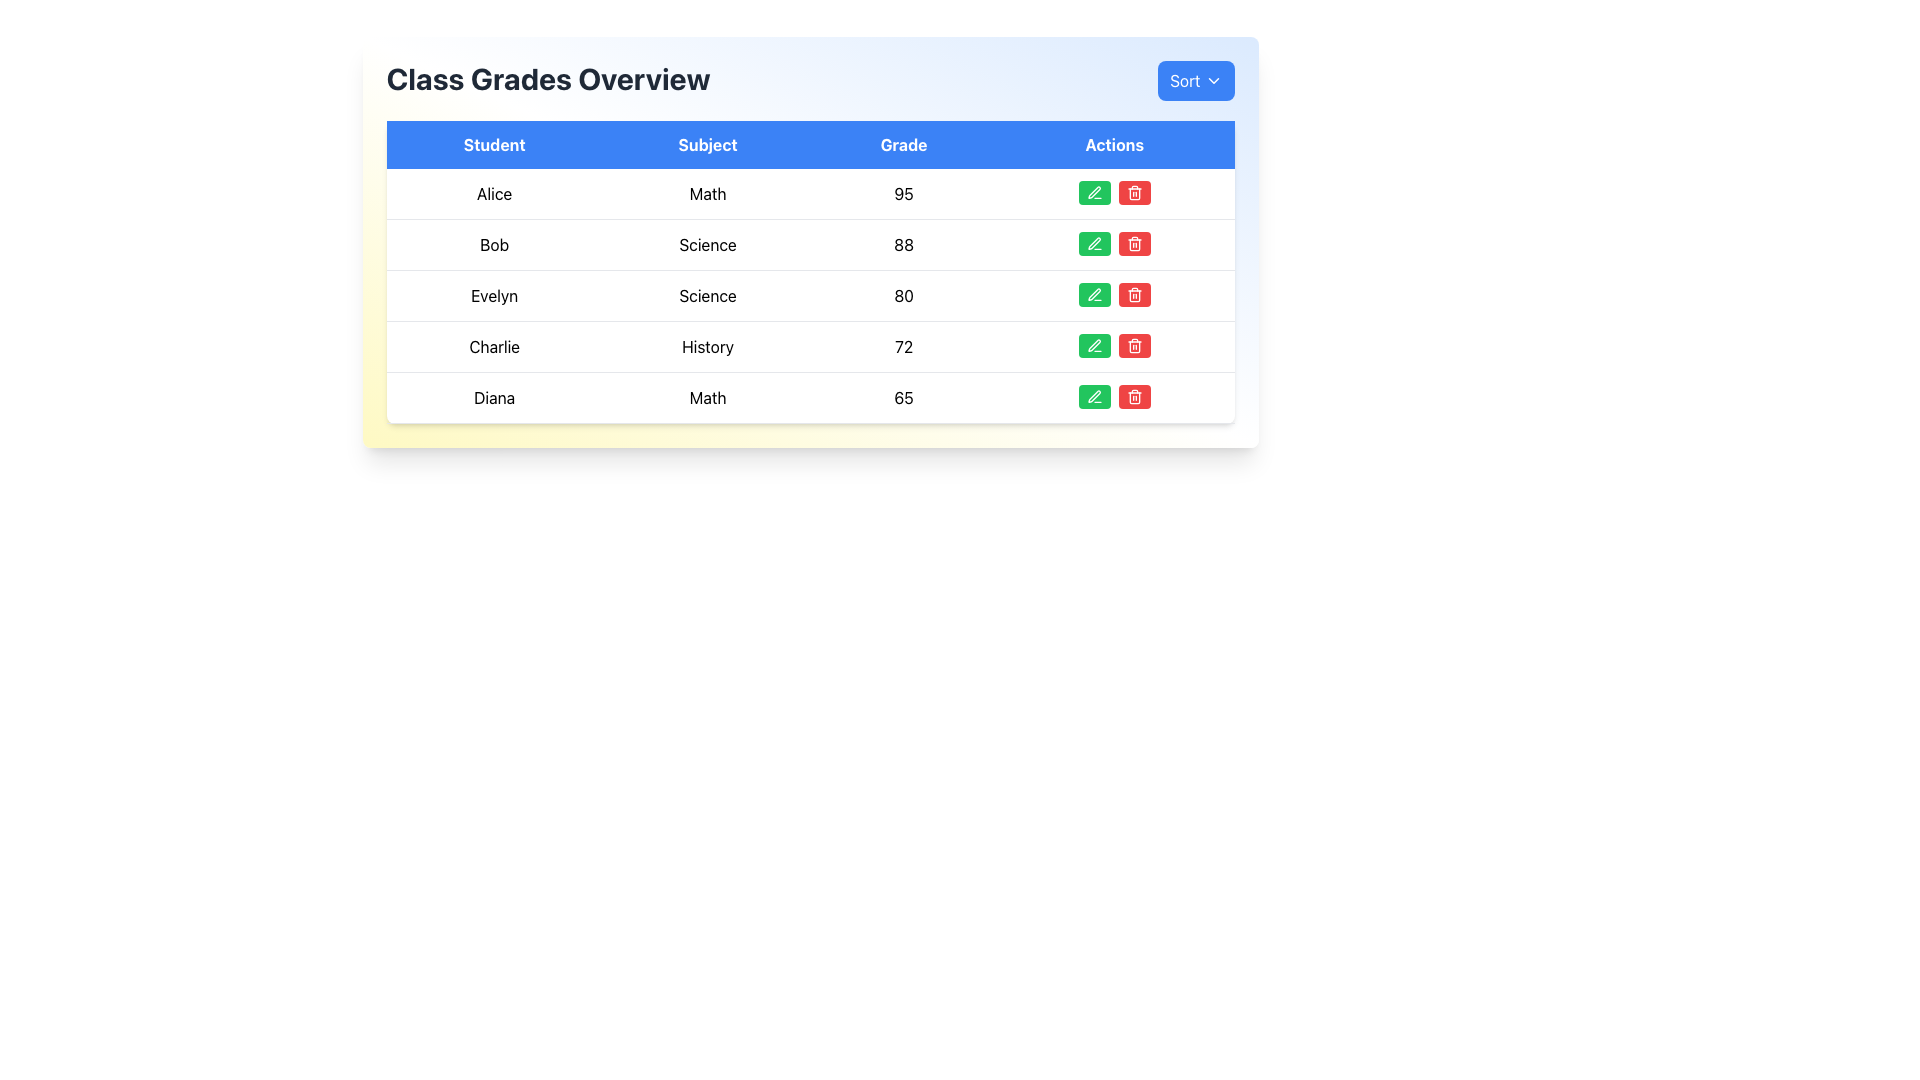 The image size is (1920, 1080). I want to click on the green rounded rectangular button with a pen-like icon located in the third row of the 'Actions' column of the table, so click(1093, 294).